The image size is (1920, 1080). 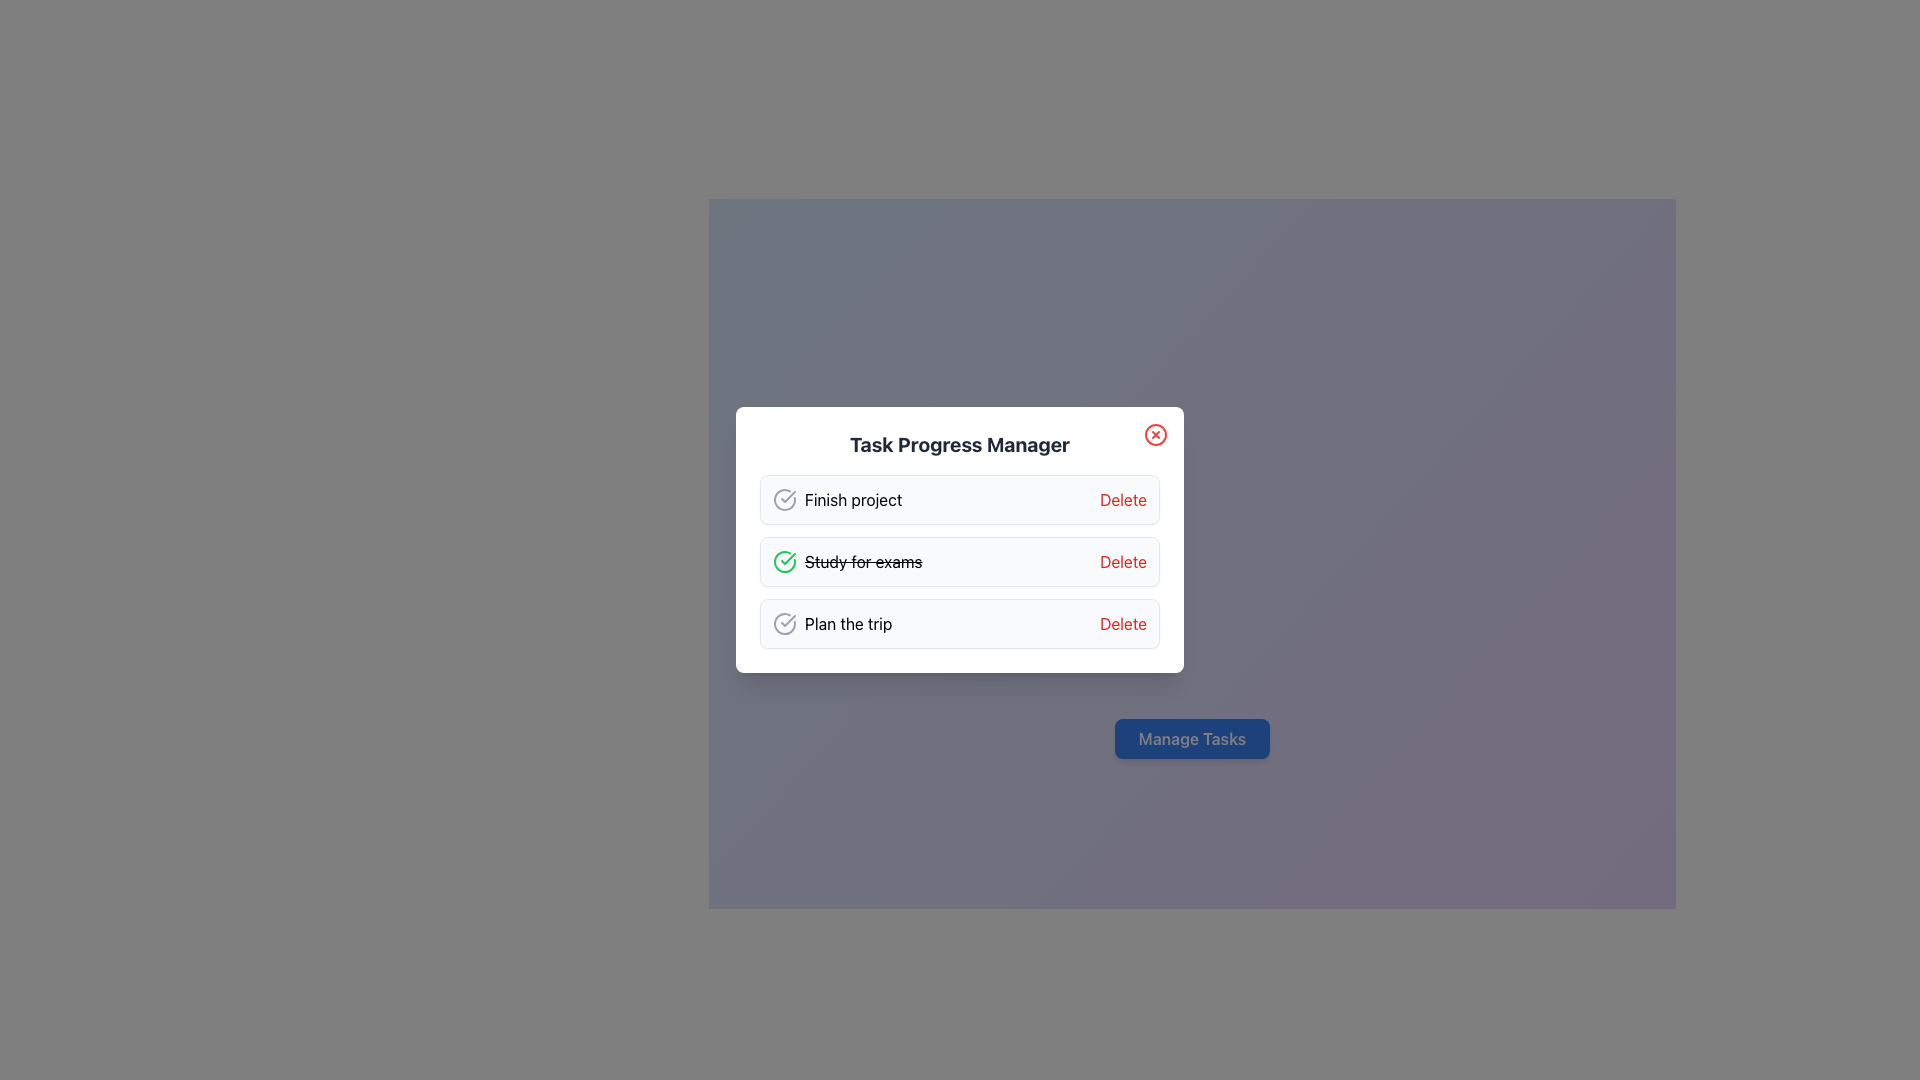 I want to click on the circular icon with a checkmark that indicates completion, located to the left of the 'Plan the trip' text label in the 'Task Progress Manager' interface, so click(x=784, y=623).